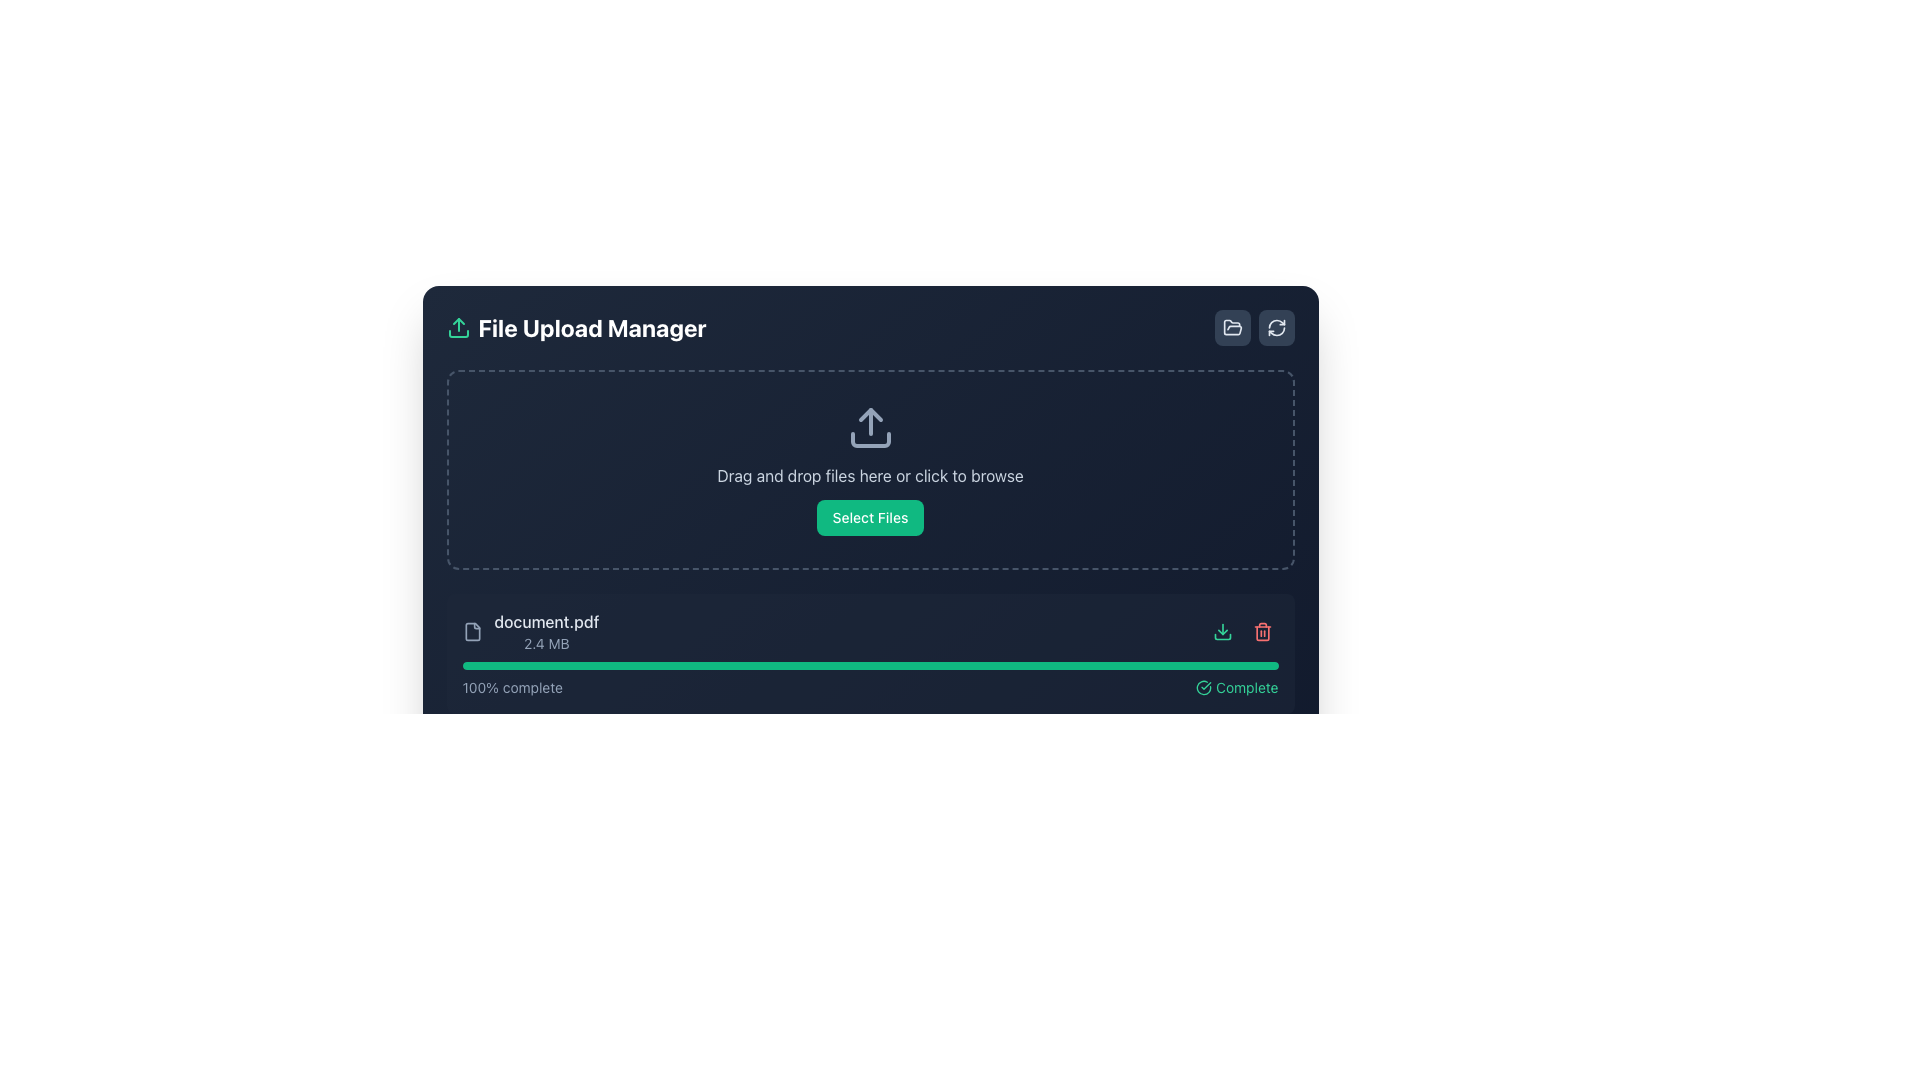 The width and height of the screenshot is (1920, 1080). What do you see at coordinates (471, 632) in the screenshot?
I see `the non-interactive file icon located in the upload list section, to the left of the filename 'document.pdf' and its size information '2.4 MB'` at bounding box center [471, 632].